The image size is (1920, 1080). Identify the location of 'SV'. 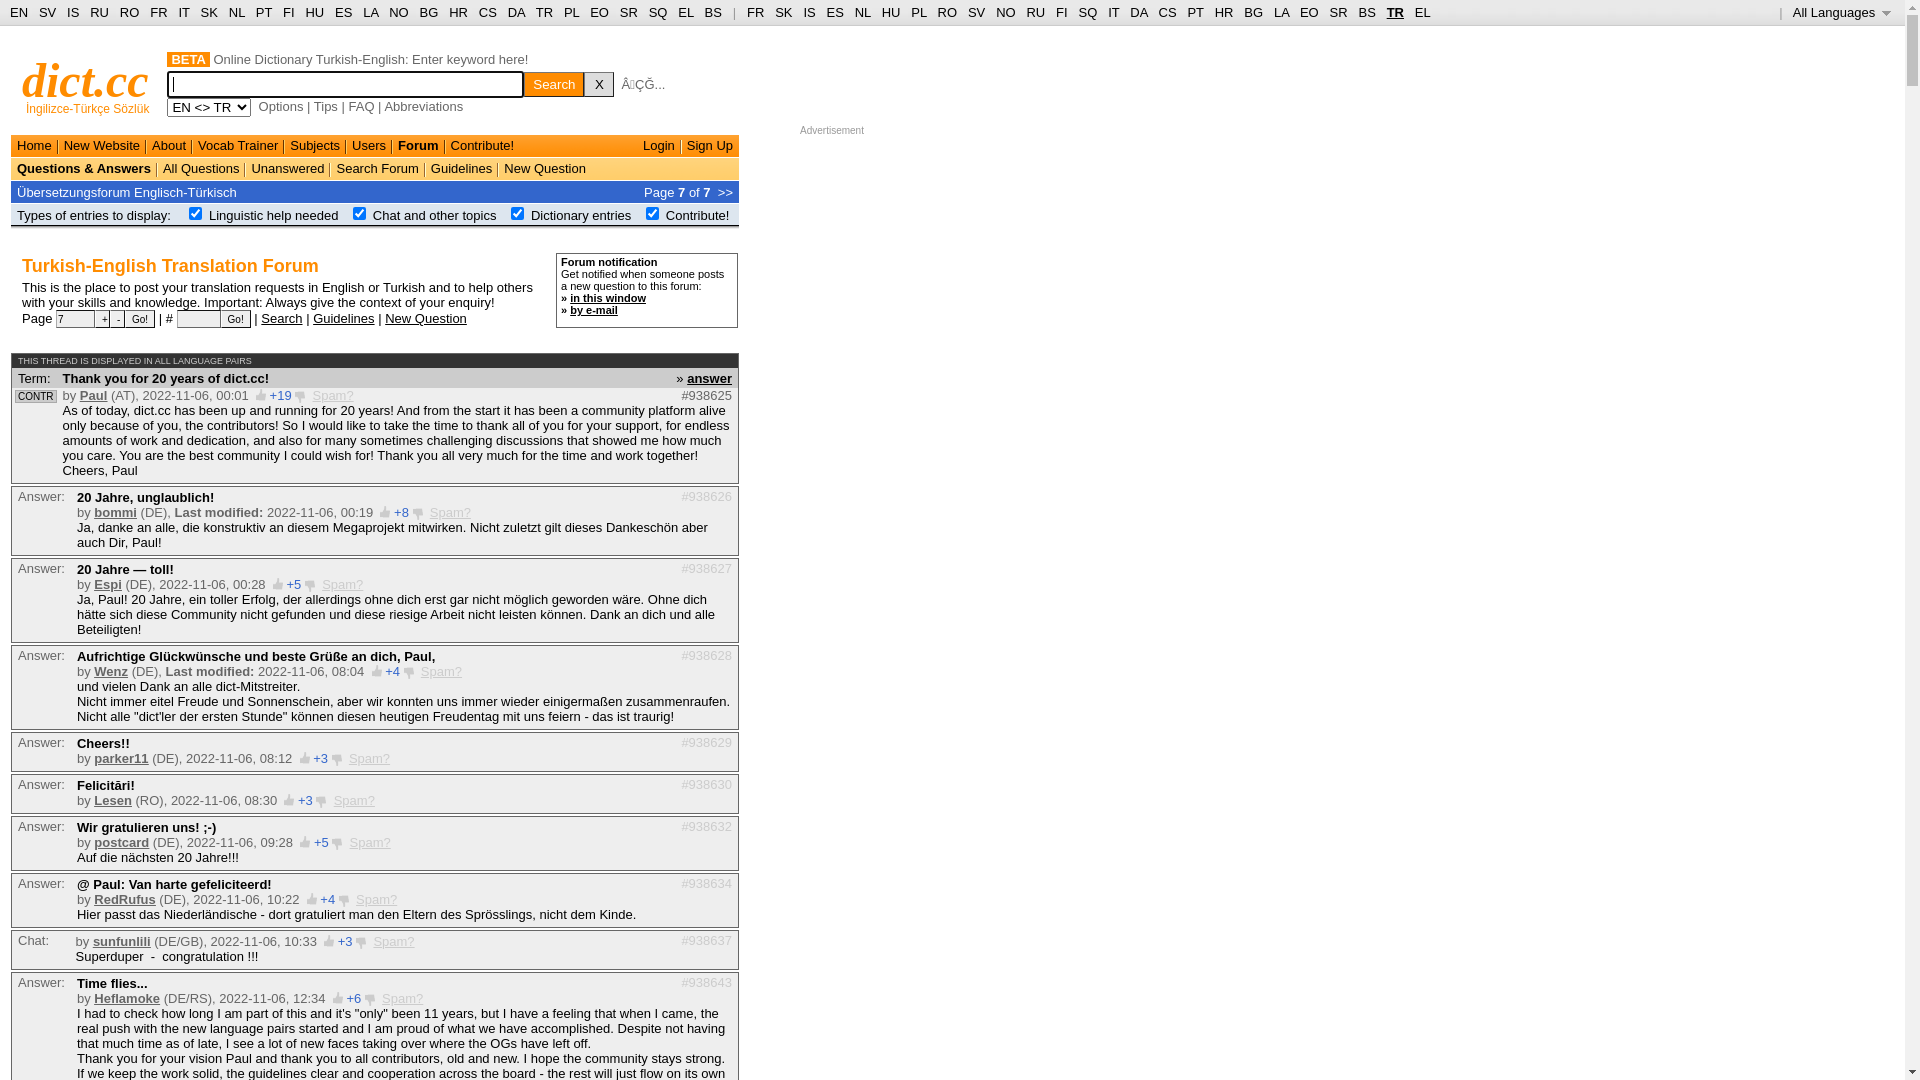
(47, 12).